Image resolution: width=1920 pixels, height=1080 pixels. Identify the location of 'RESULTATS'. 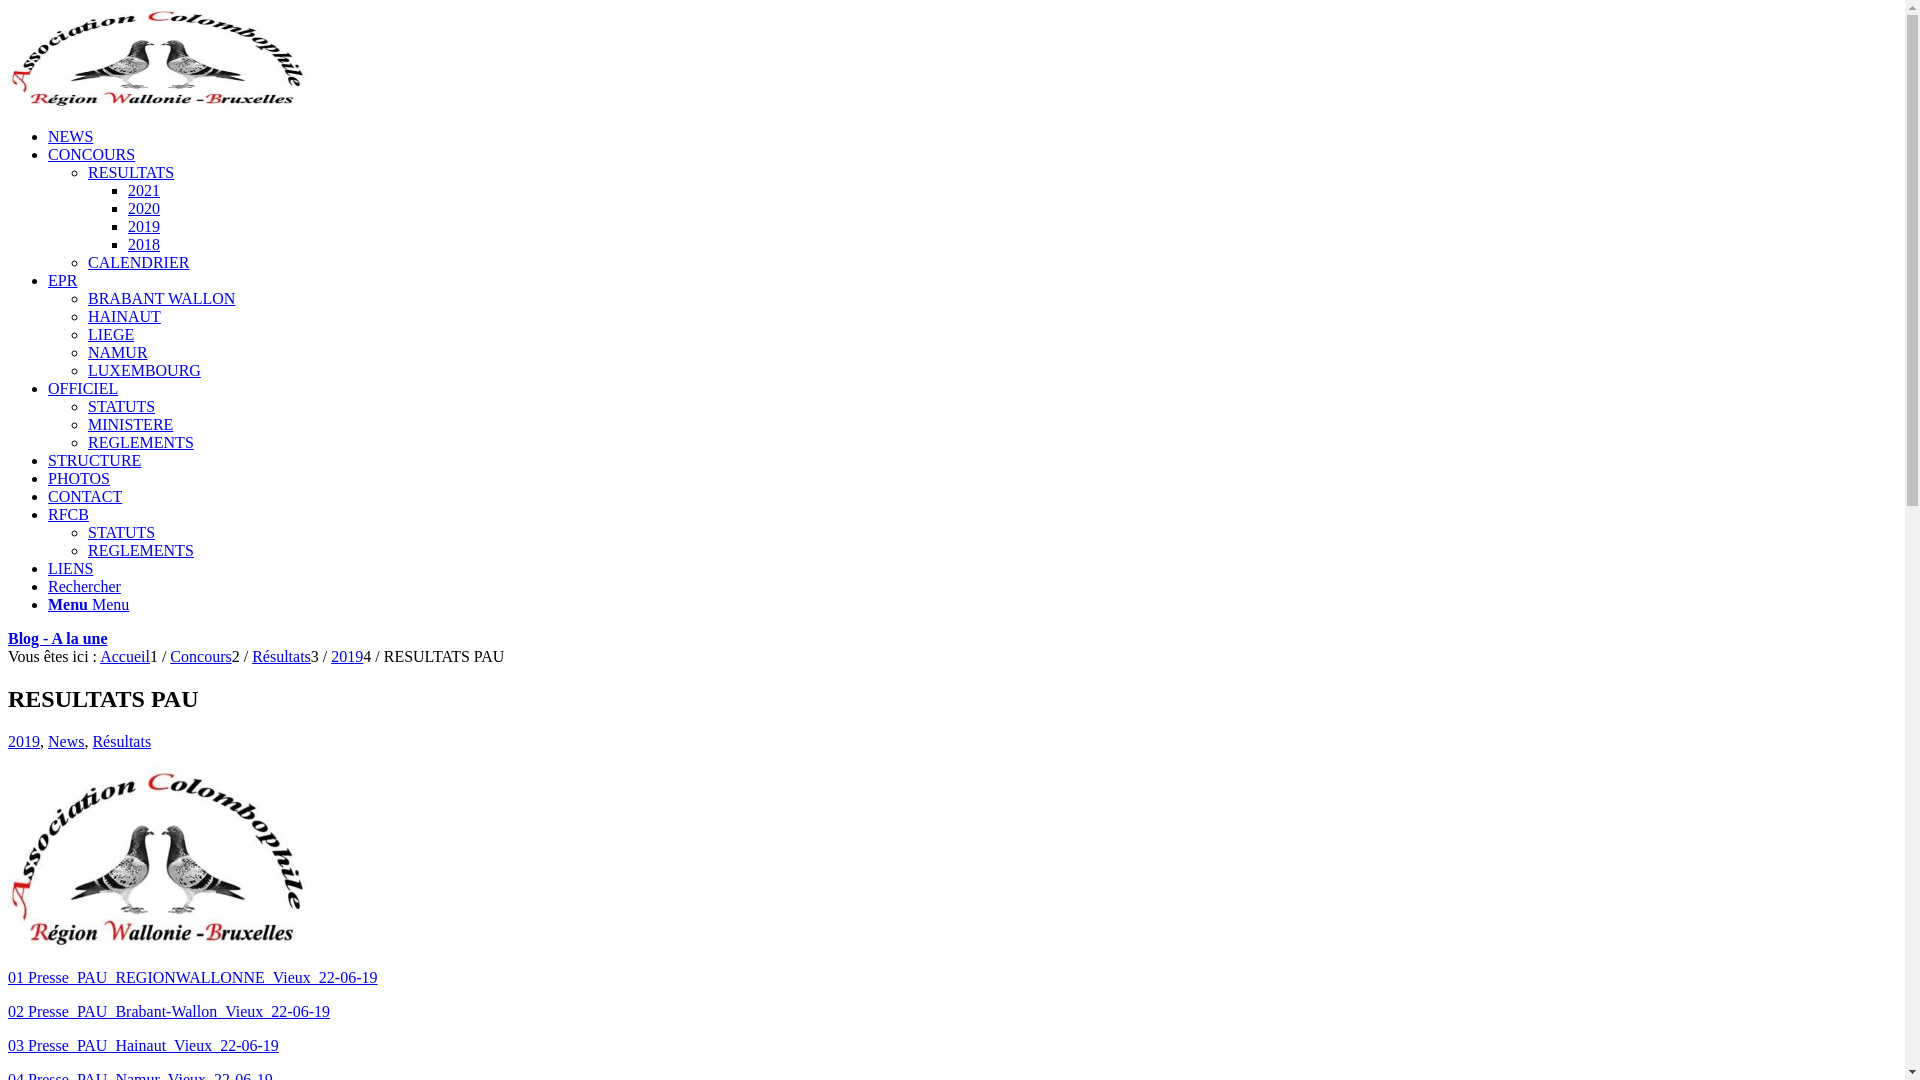
(129, 171).